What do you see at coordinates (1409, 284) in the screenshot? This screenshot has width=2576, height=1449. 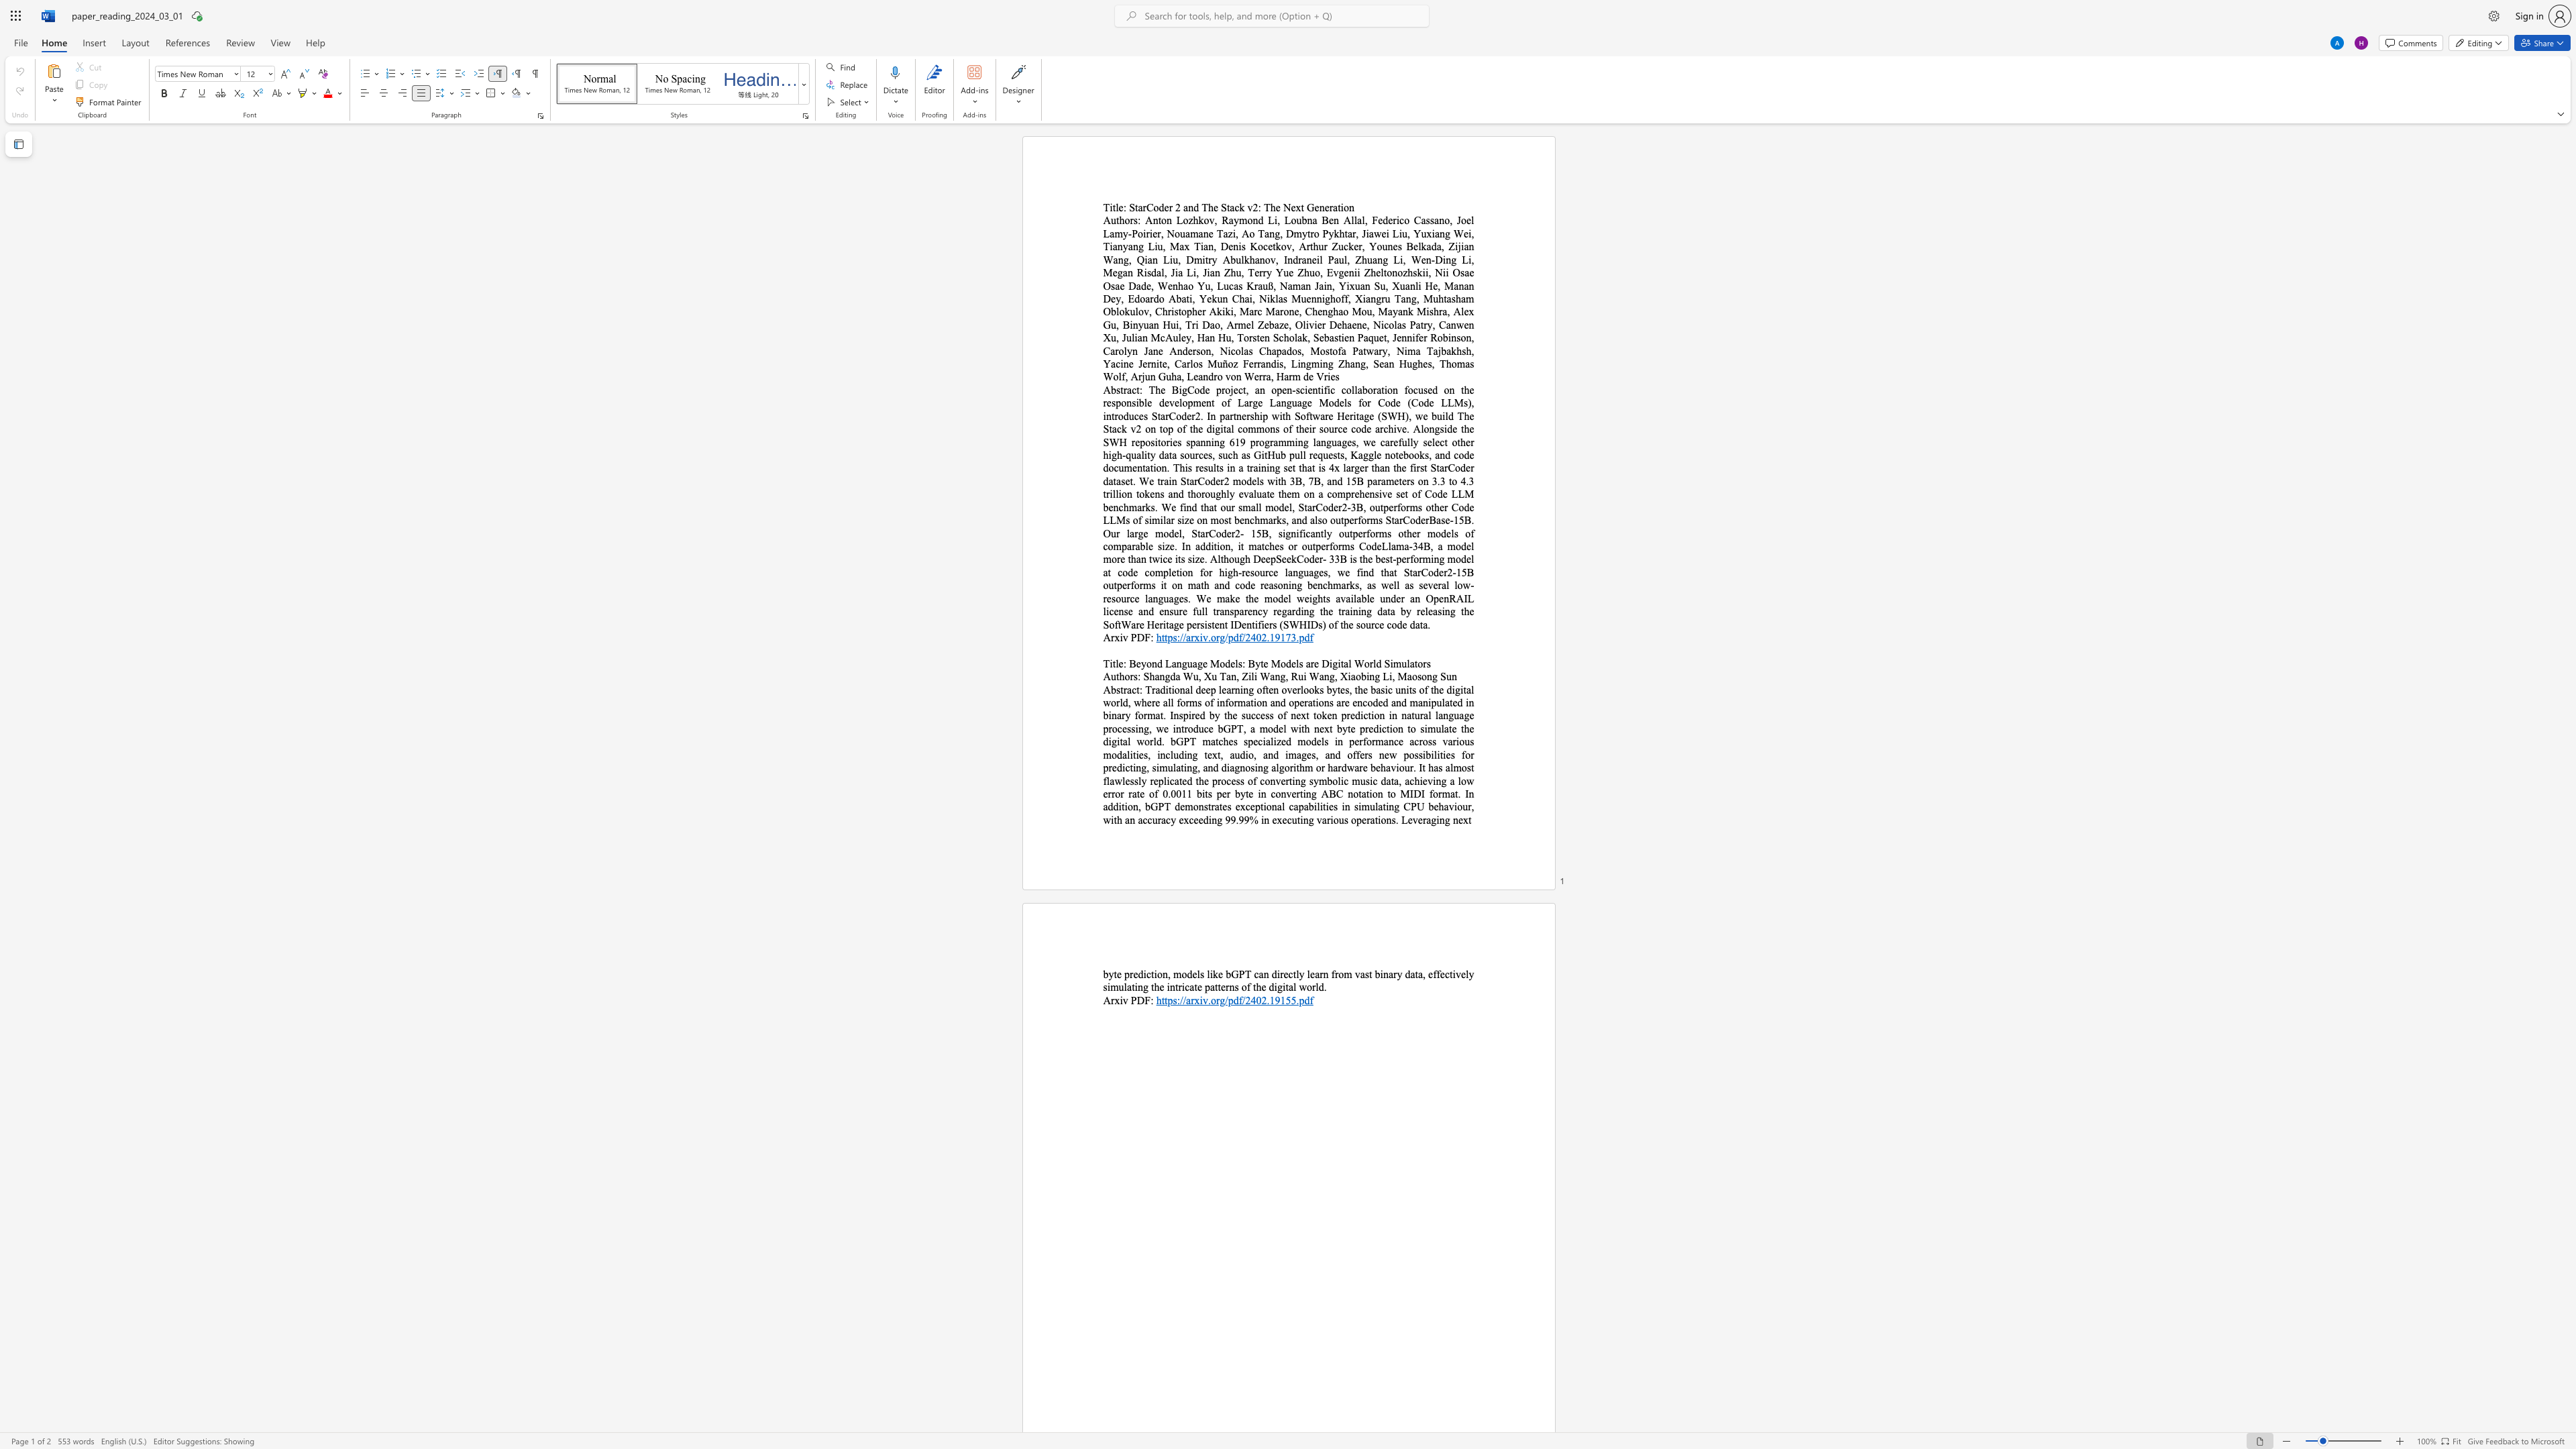 I see `the subset text "nli He," within the text "Anton Lozhkov, Raymond Li, Loubna Ben Allal, Federico Cassano, Joel Lamy-Poirier, Nouamane Tazi, Ao Tang, Dmytro Pykhtar, Jiawei Liu, Yuxiang Wei, Tianyang Liu, Max Tian, Denis Kocetkov, Arthur Zucker, Younes Belkada, Zijian Wang, Qian Liu, Dmitry Abulkhanov, Indraneil Paul, Zhuang Li, Wen-Ding Li, Megan Risdal, Jia Li, Jian Zhu, Terry Yue Zhuo, Evgenii Zheltonozhskii, Nii Osae Osae Dade, Wenhao Yu, Lucas Krauß, Naman Jain, Yixuan Su, Xuanli He, Manan Dey, Edoardo Abati, Yekun Chai, Niklas Muennighoff, Xiangru Tang, Muhtasham Oblokulov, Christopher Akiki, Marc Marone, Chenghao Mou, Mayank Mishra, Alex Gu, Binyuan Hui, Tri Dao, Armel Zebaze, Olivier Dehaene, Nicolas Patry, Canwen Xu, Julian McAuley, Han Hu, Torsten Scholak, Sebastien Paquet, Jennifer Robinson, Carolyn Jane Anderson, Nicolas Chapados, Mostofa Patwary, Nima Tajbakhsh, Yacine Jernite, Carlos Muñoz Ferrandis, Lingming Zhang, Sean Hughes, Thomas Wolf, Arjun Guha, Leandro von Werra, Harm de Vries"` at bounding box center [1409, 284].